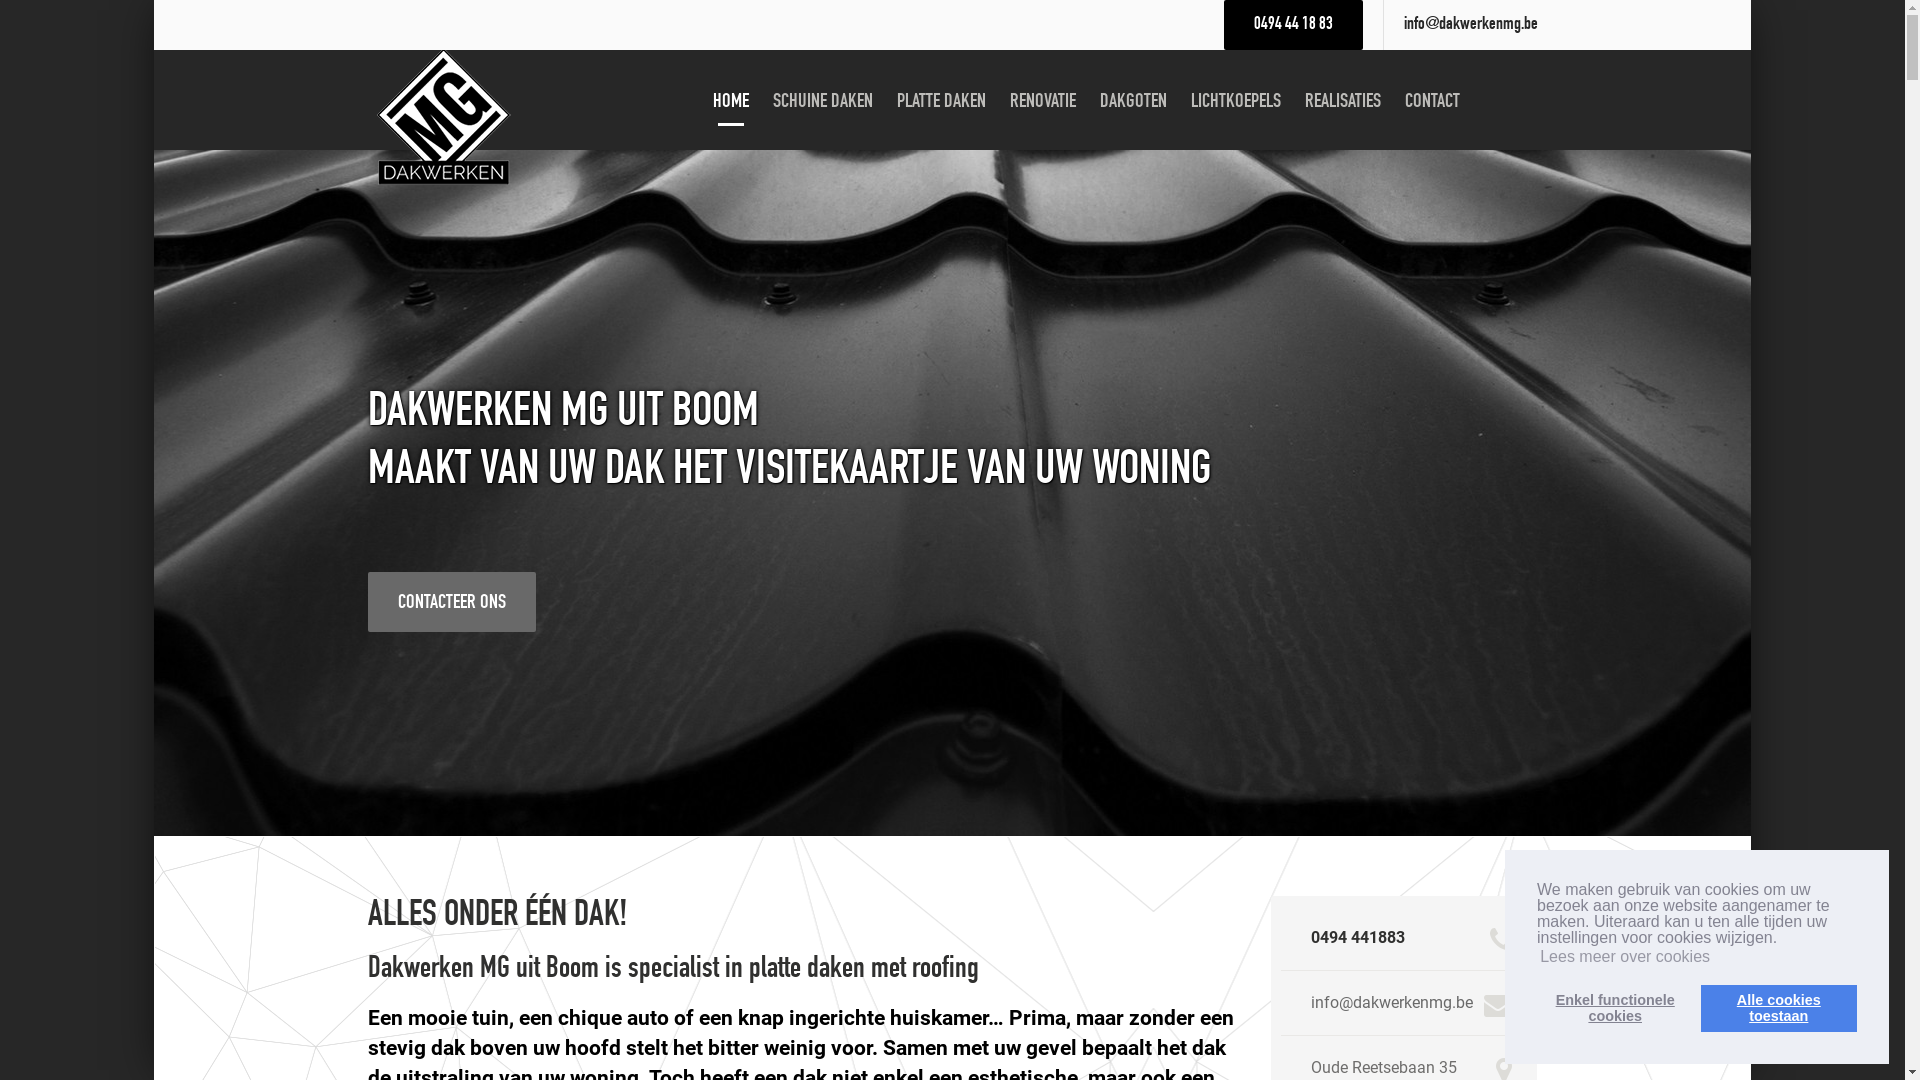 The width and height of the screenshot is (1920, 1080). What do you see at coordinates (1133, 100) in the screenshot?
I see `'DAKGOTEN'` at bounding box center [1133, 100].